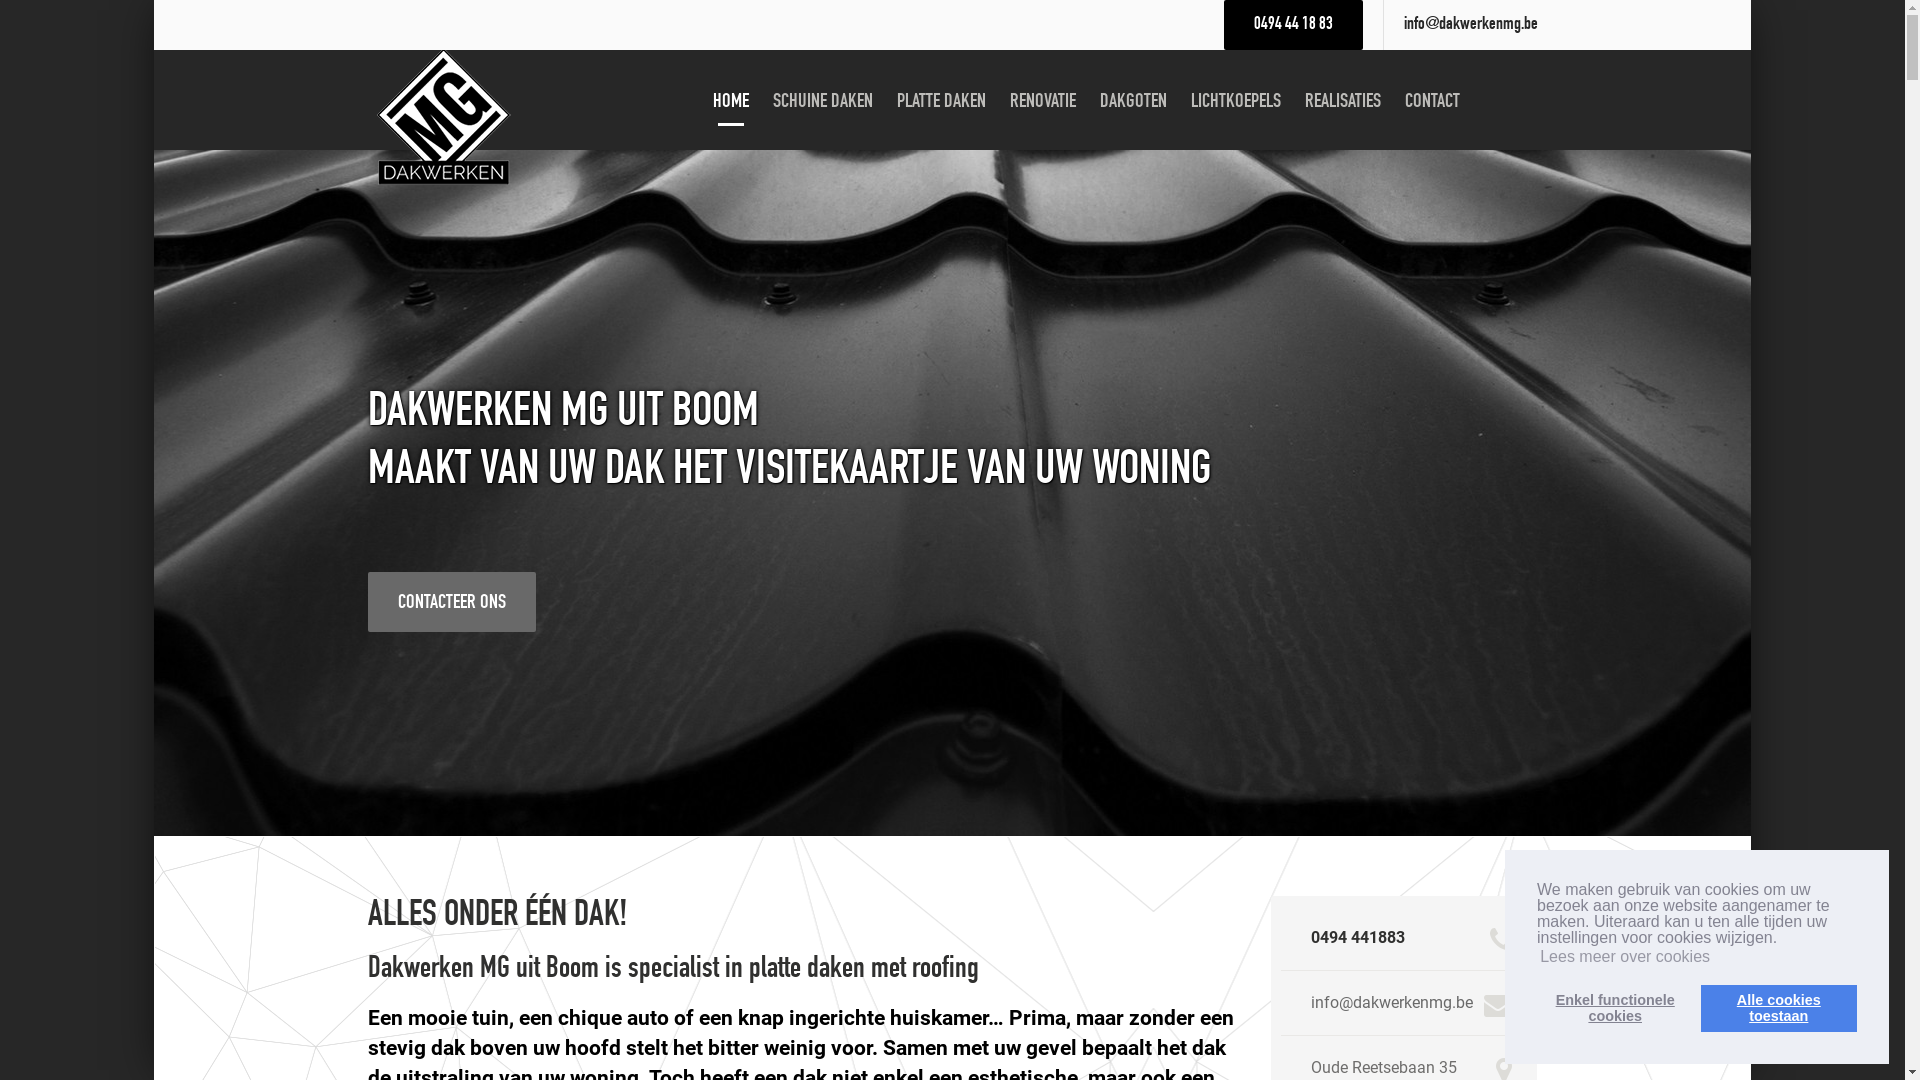 The width and height of the screenshot is (1920, 1080). What do you see at coordinates (1133, 100) in the screenshot?
I see `'DAKGOTEN'` at bounding box center [1133, 100].